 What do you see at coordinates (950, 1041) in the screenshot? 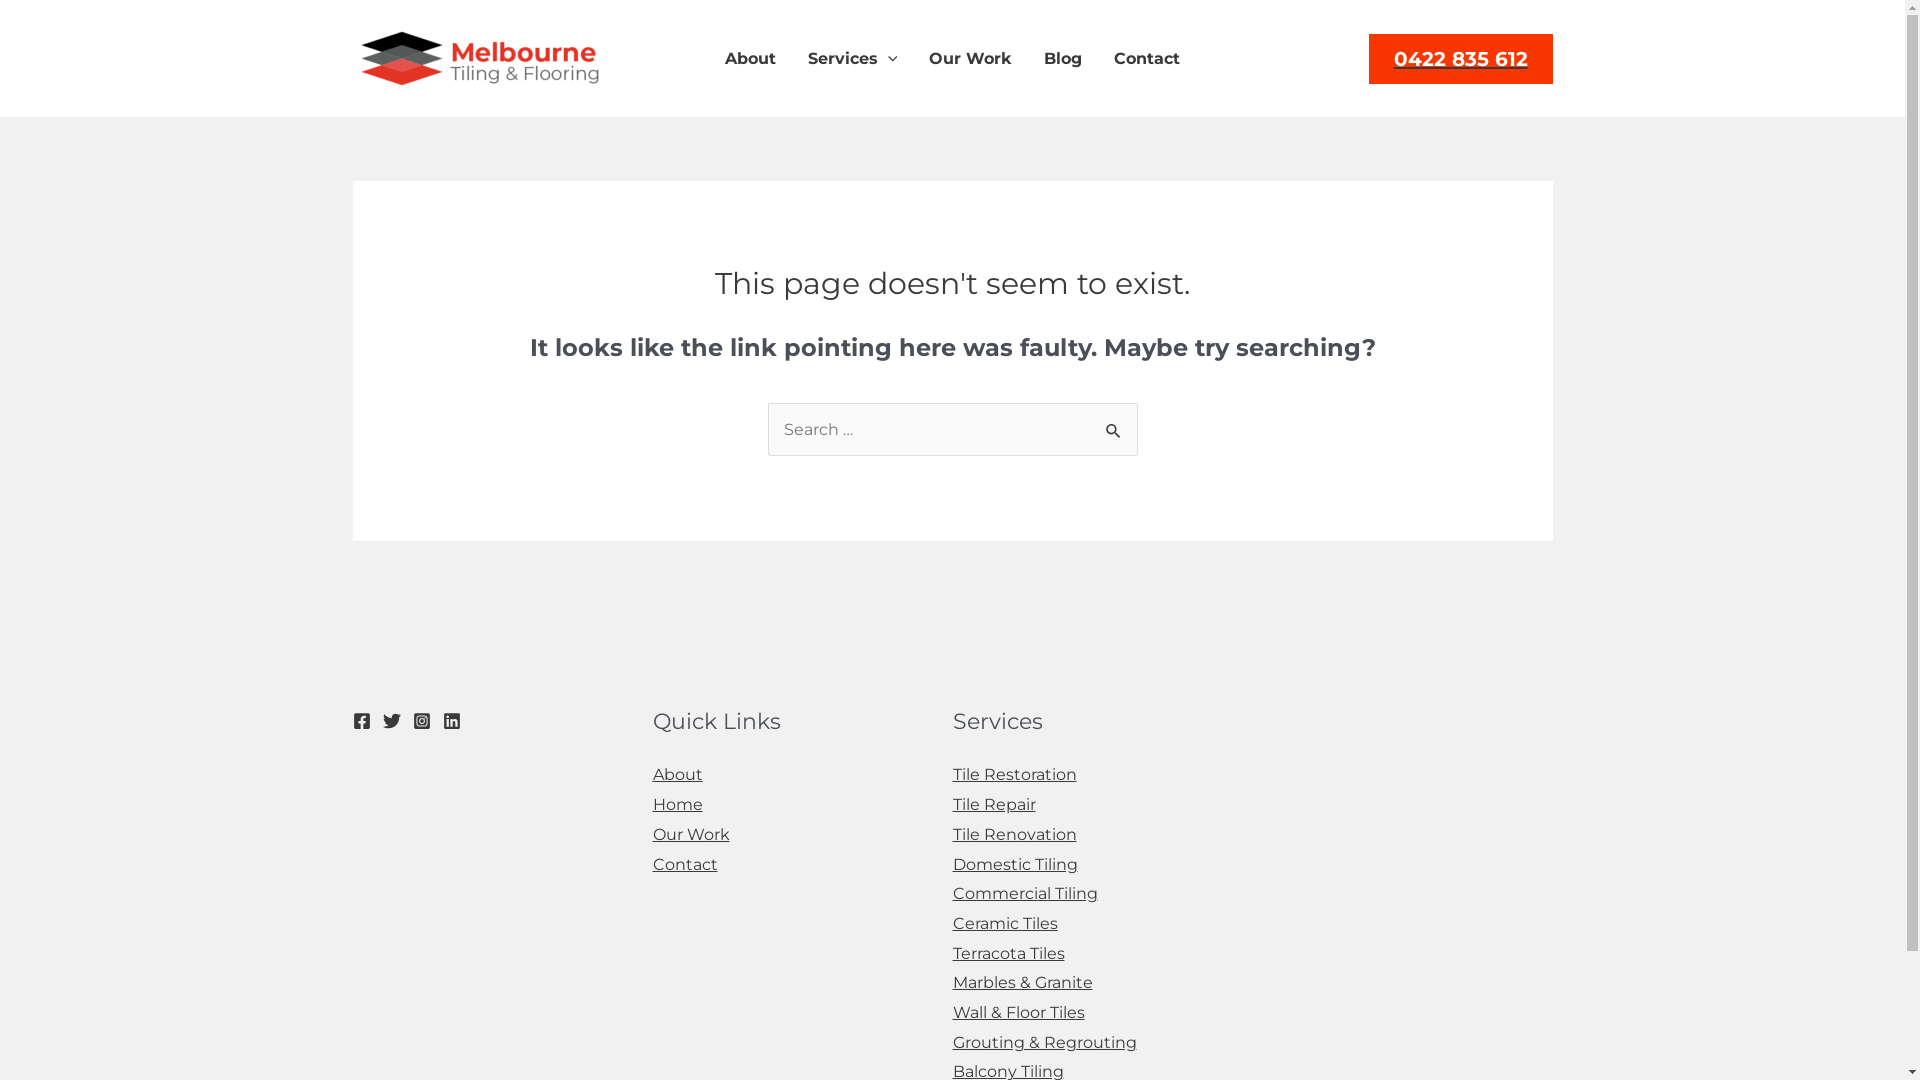
I see `'Grouting & Regrouting'` at bounding box center [950, 1041].